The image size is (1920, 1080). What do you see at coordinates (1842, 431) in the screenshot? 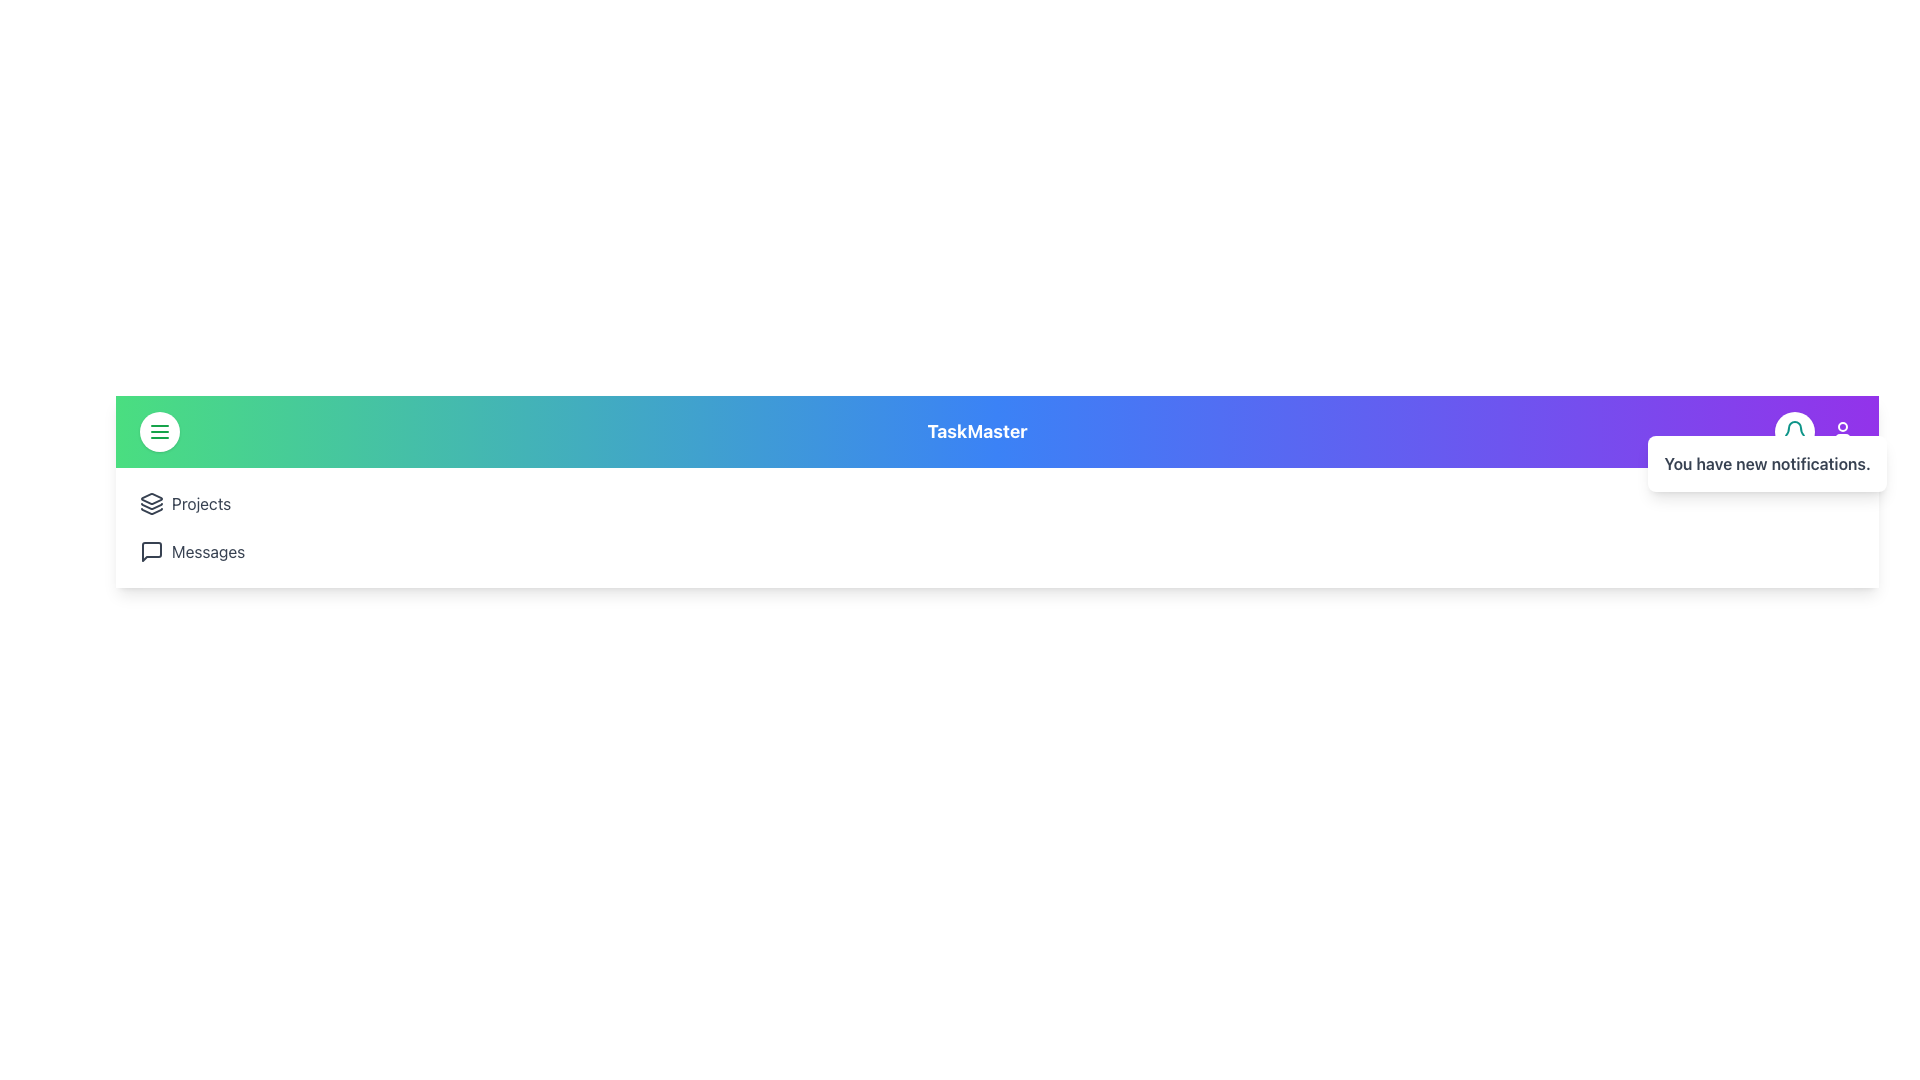
I see `the user profile button located at the far-right side of the top navigation bar` at bounding box center [1842, 431].